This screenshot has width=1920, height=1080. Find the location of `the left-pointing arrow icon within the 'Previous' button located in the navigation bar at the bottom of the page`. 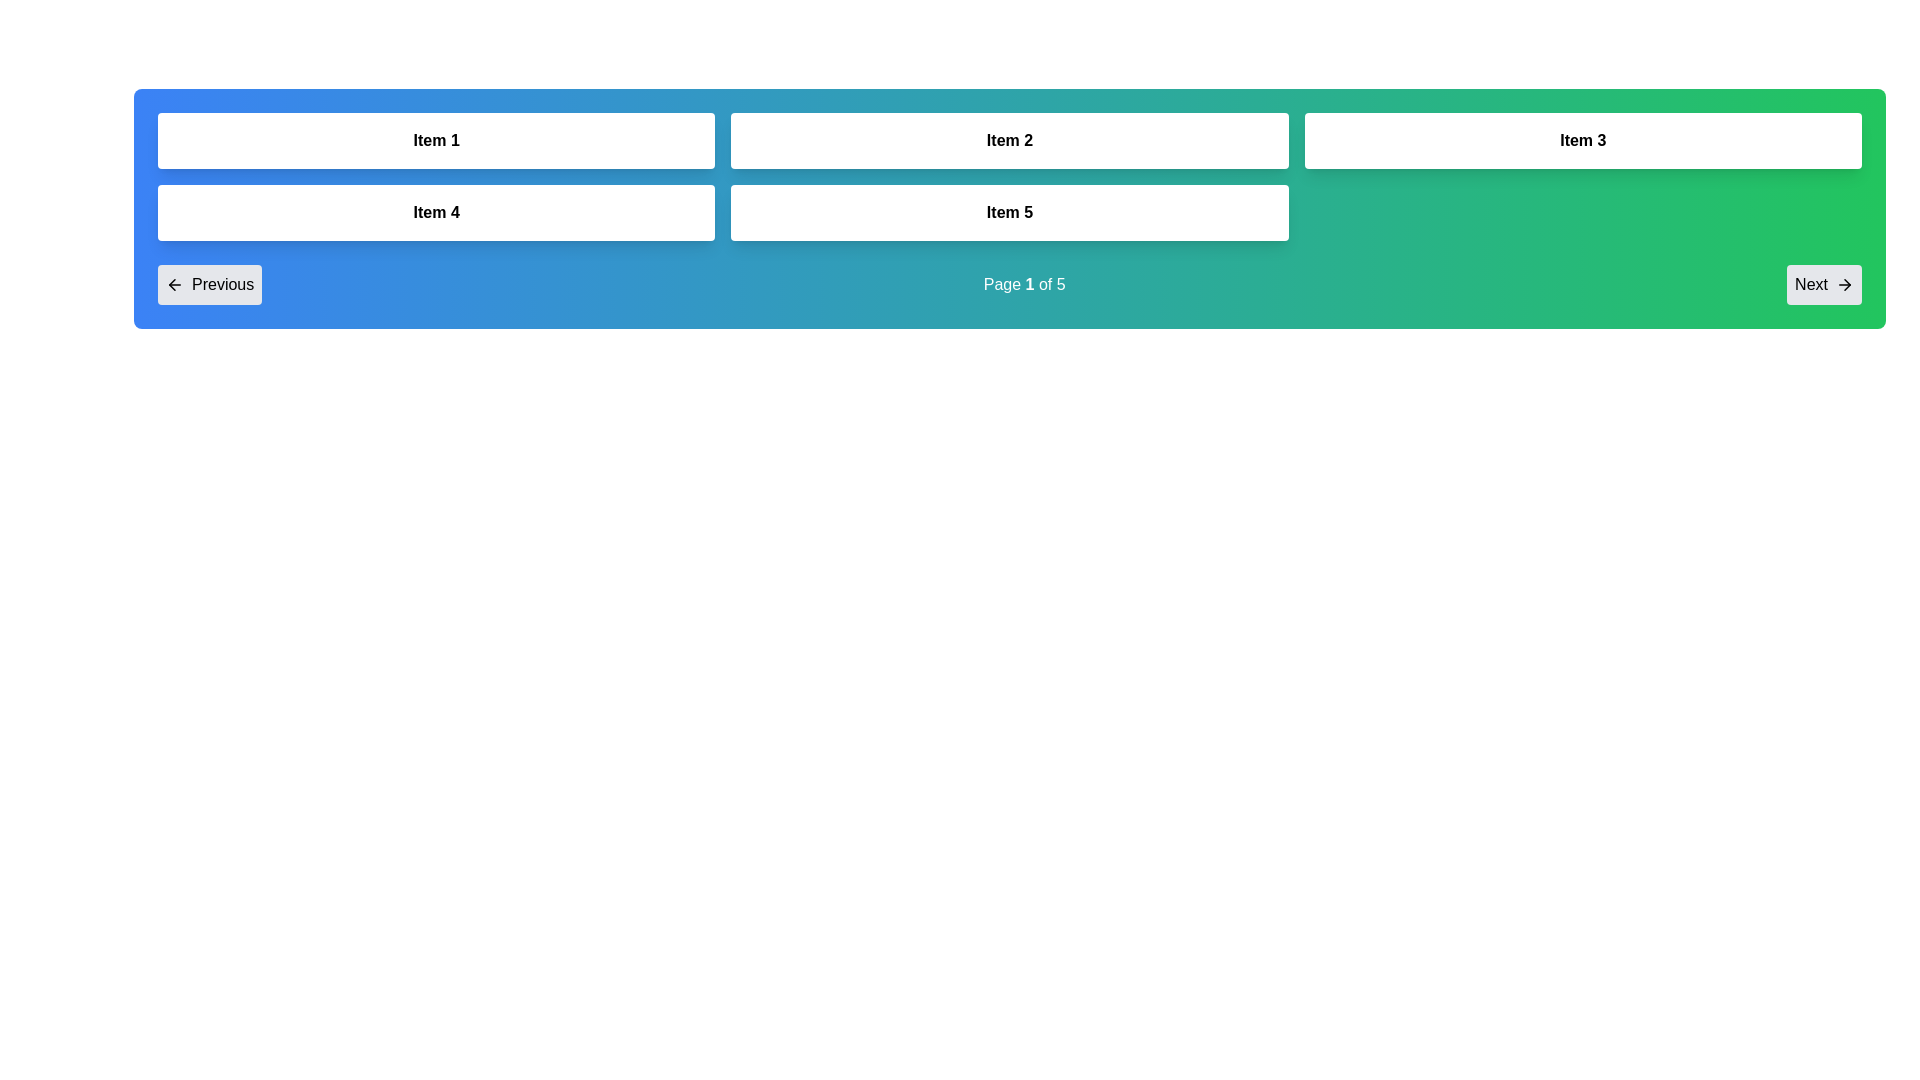

the left-pointing arrow icon within the 'Previous' button located in the navigation bar at the bottom of the page is located at coordinates (174, 285).